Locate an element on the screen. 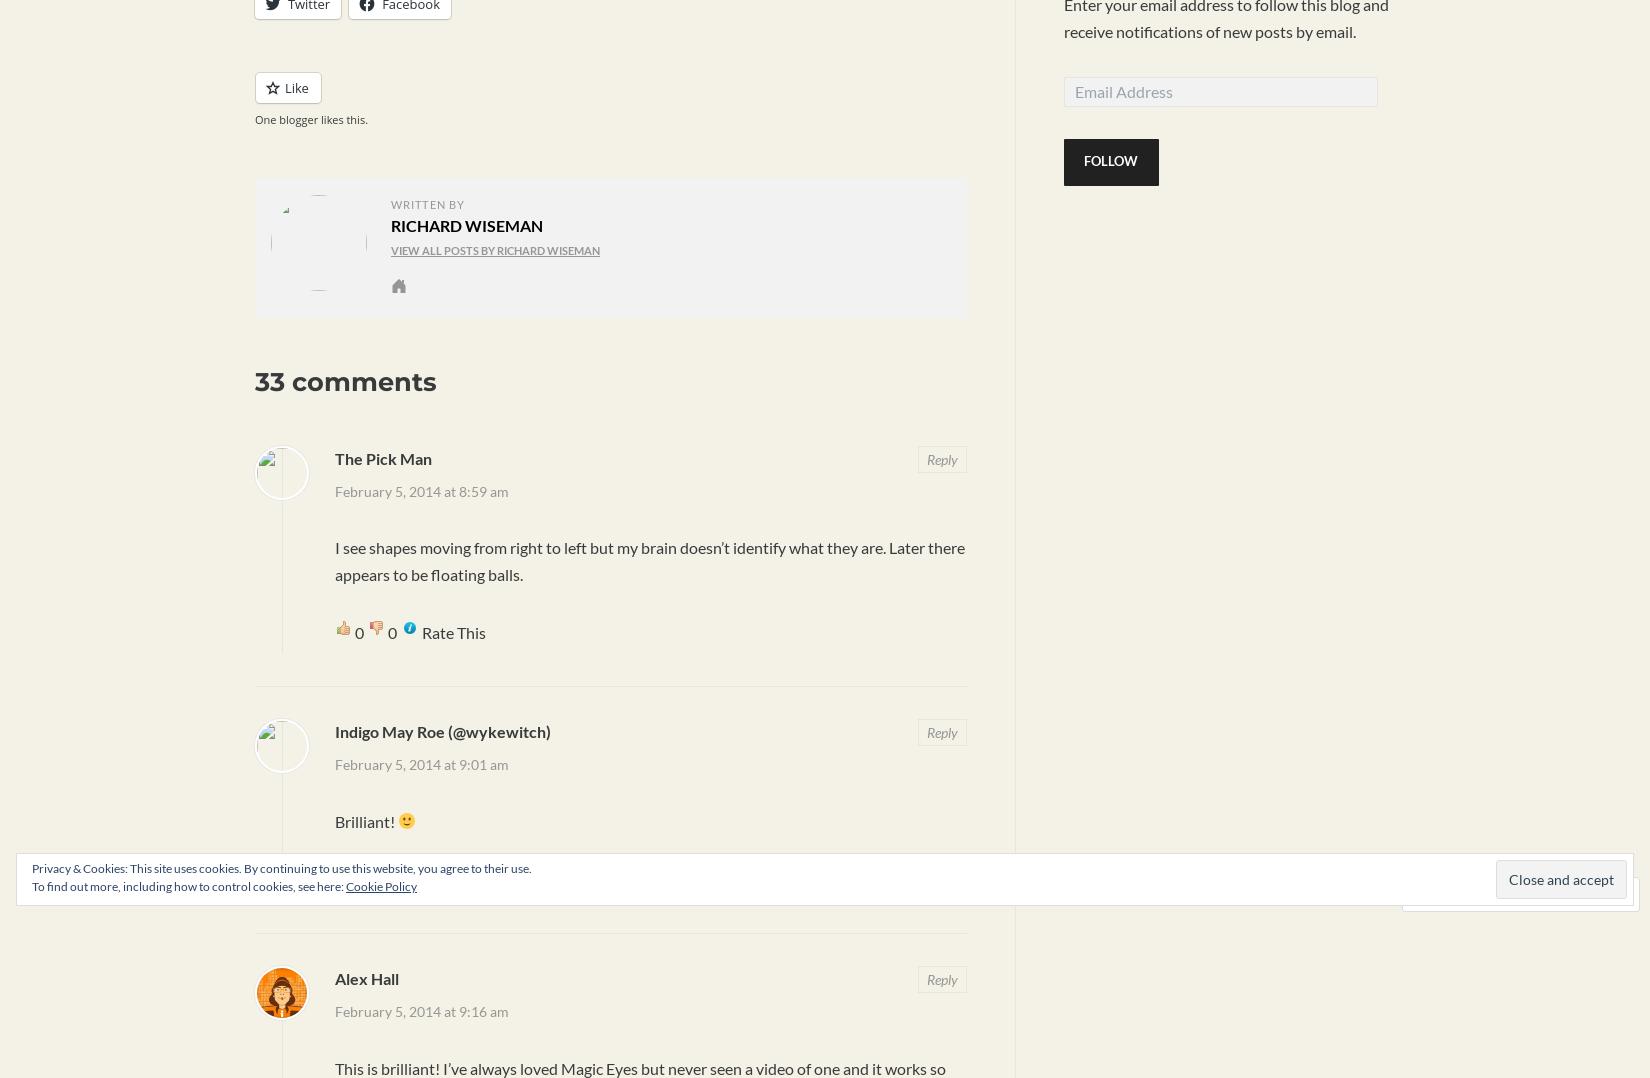  '33 comments' is located at coordinates (346, 380).